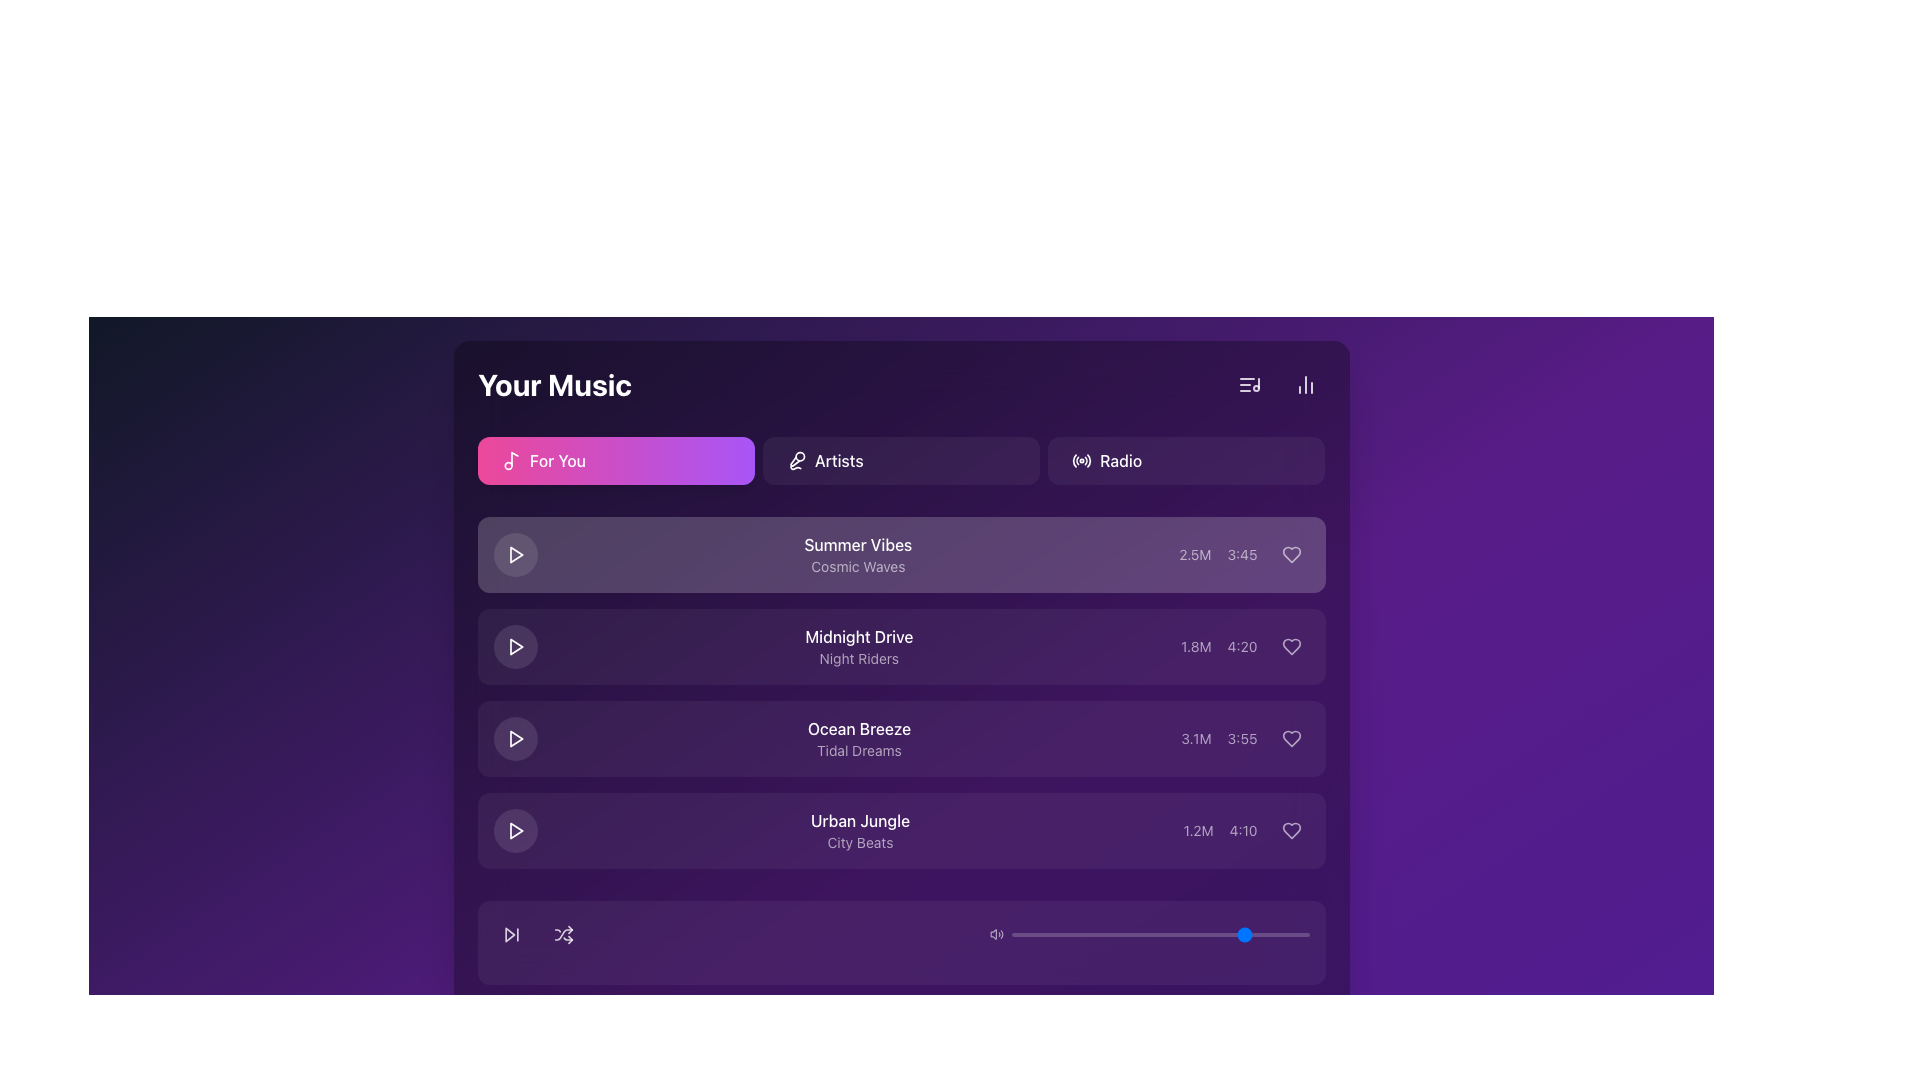 The image size is (1920, 1080). Describe the element at coordinates (515, 830) in the screenshot. I see `the triangular red play icon located next to the song title 'Urban Jungle' to play the associated song` at that location.